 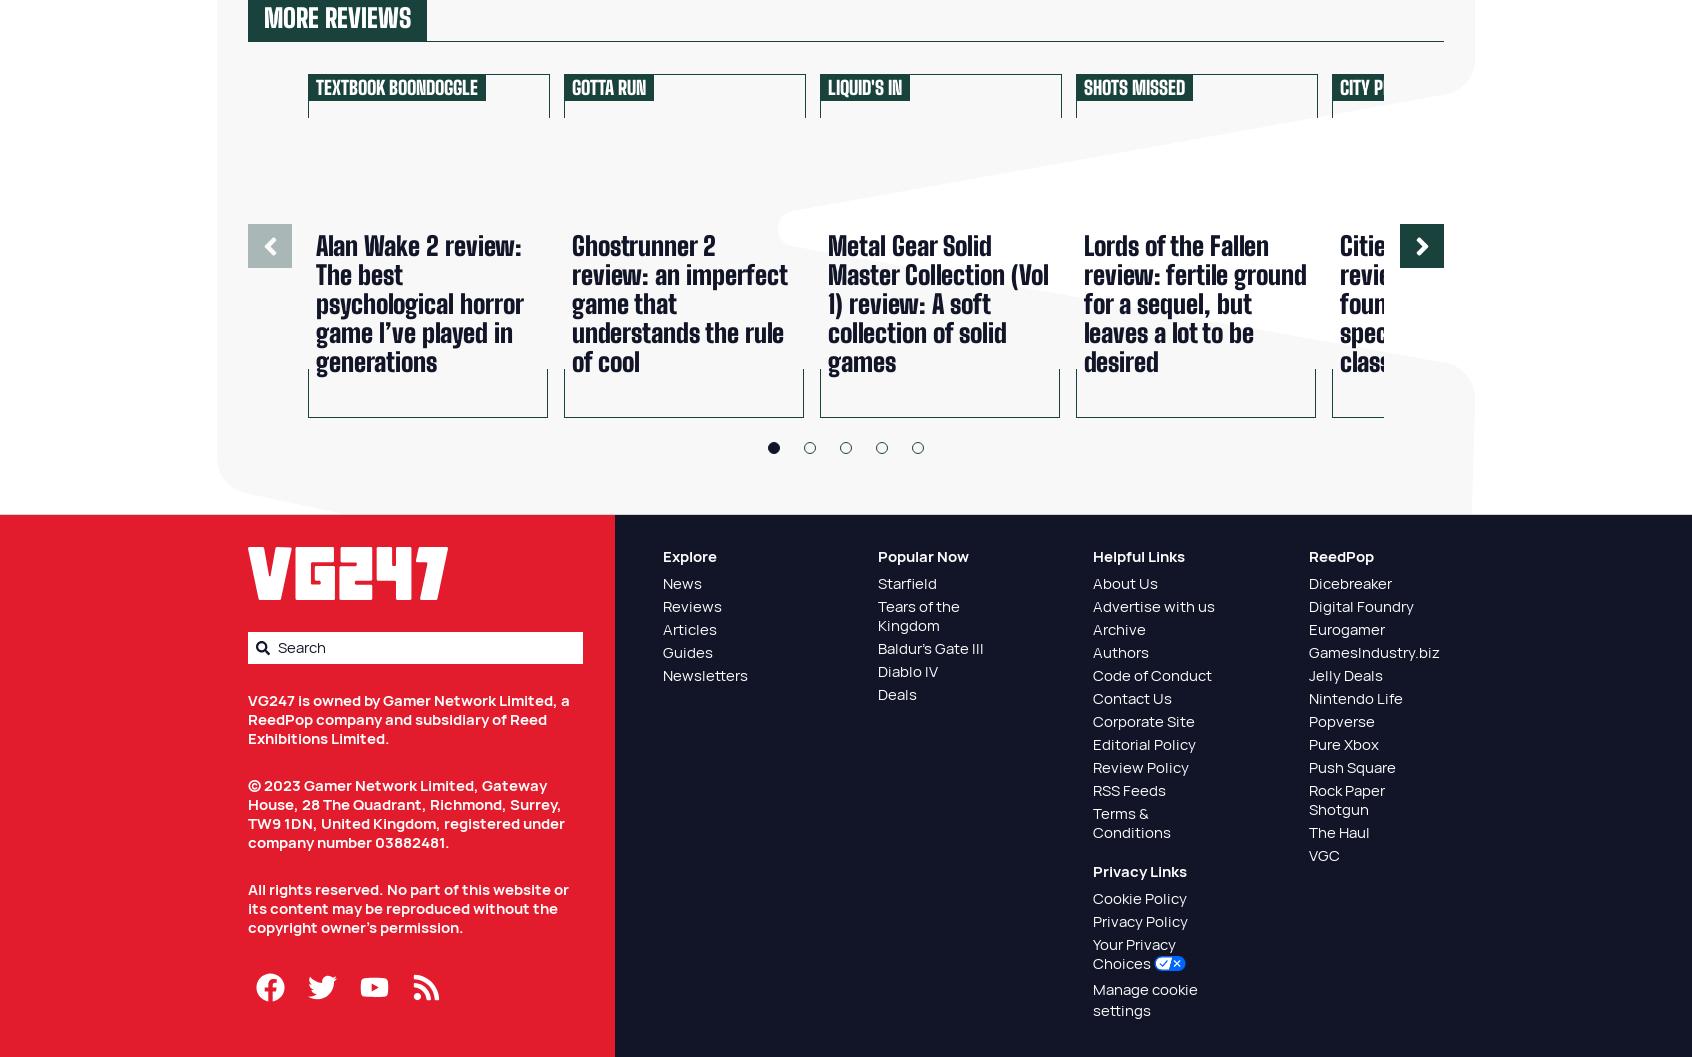 I want to click on 'Terms & Conditions', so click(x=1130, y=822).